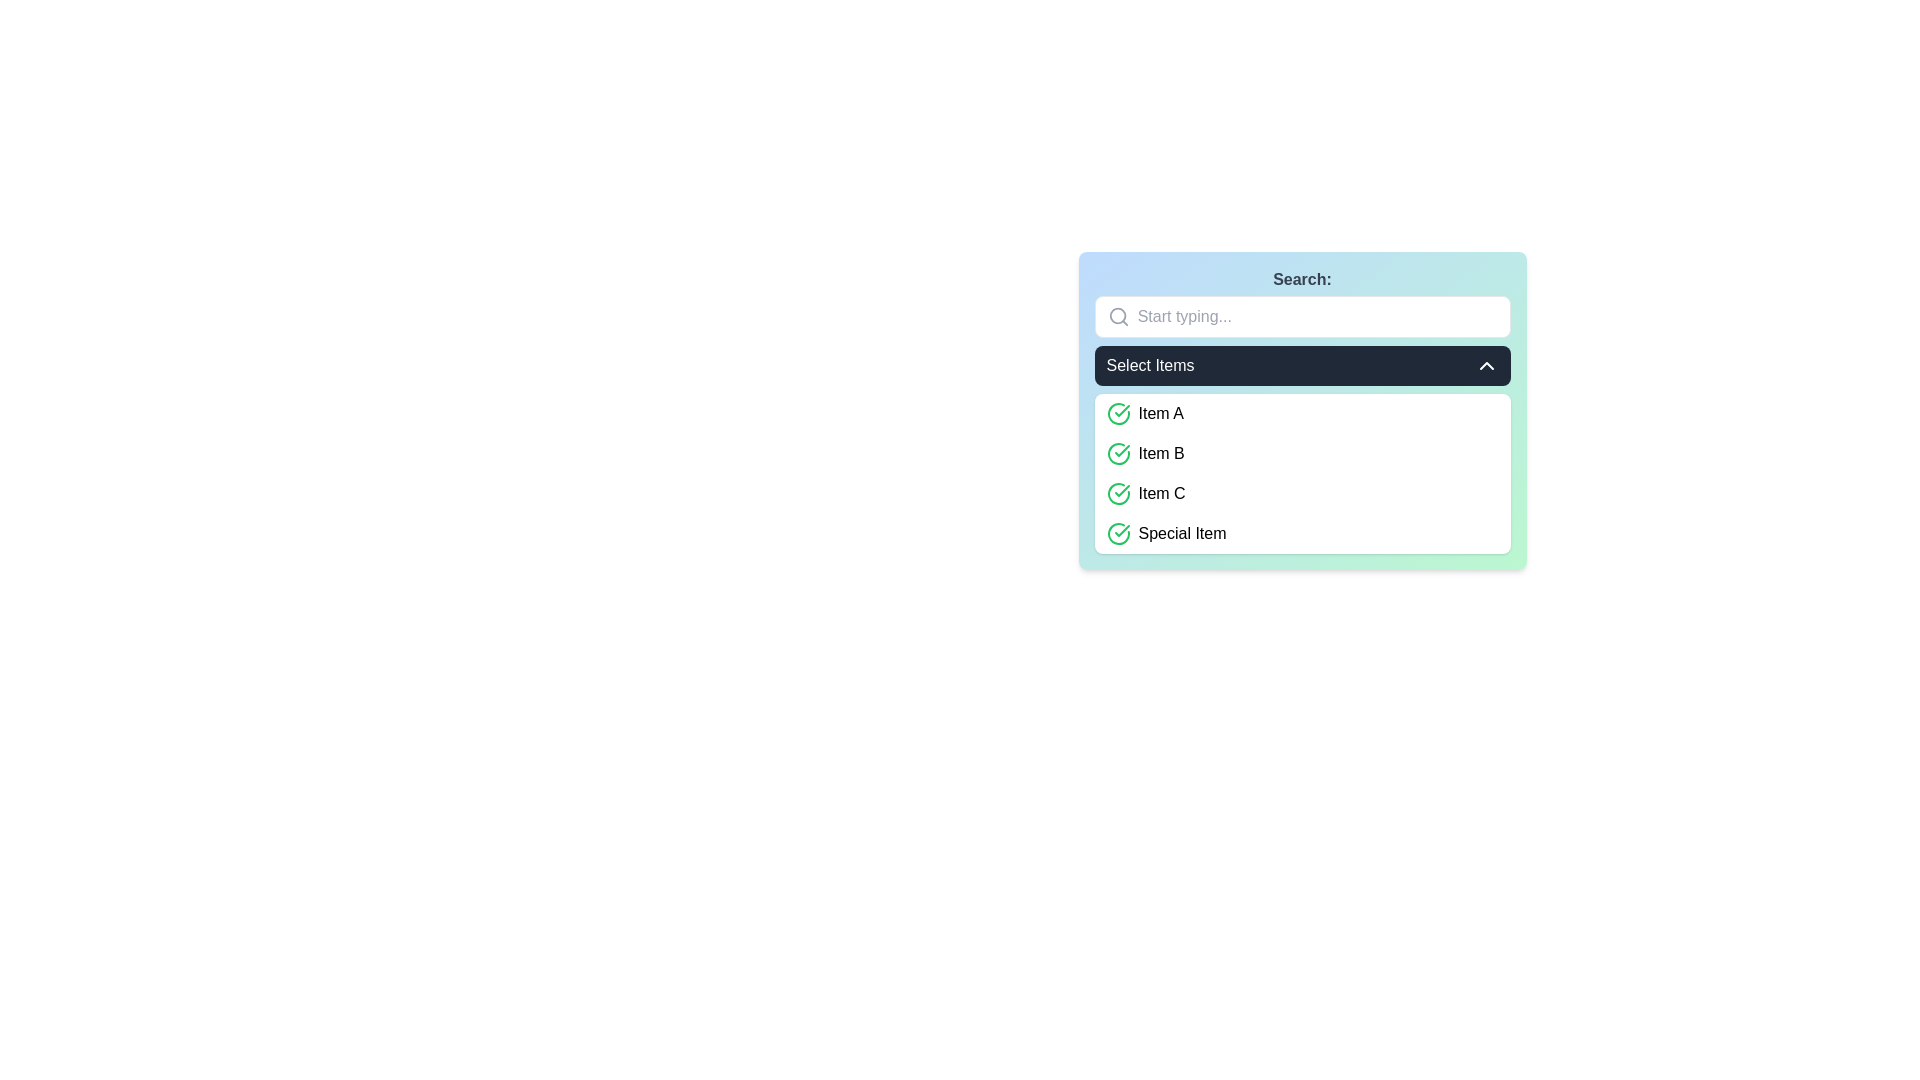 This screenshot has height=1080, width=1920. What do you see at coordinates (1117, 532) in the screenshot?
I see `the indicator icon confirming the selection of the 'Special Item' in the dropdown list, located to the left of the 'Special Item' text` at bounding box center [1117, 532].